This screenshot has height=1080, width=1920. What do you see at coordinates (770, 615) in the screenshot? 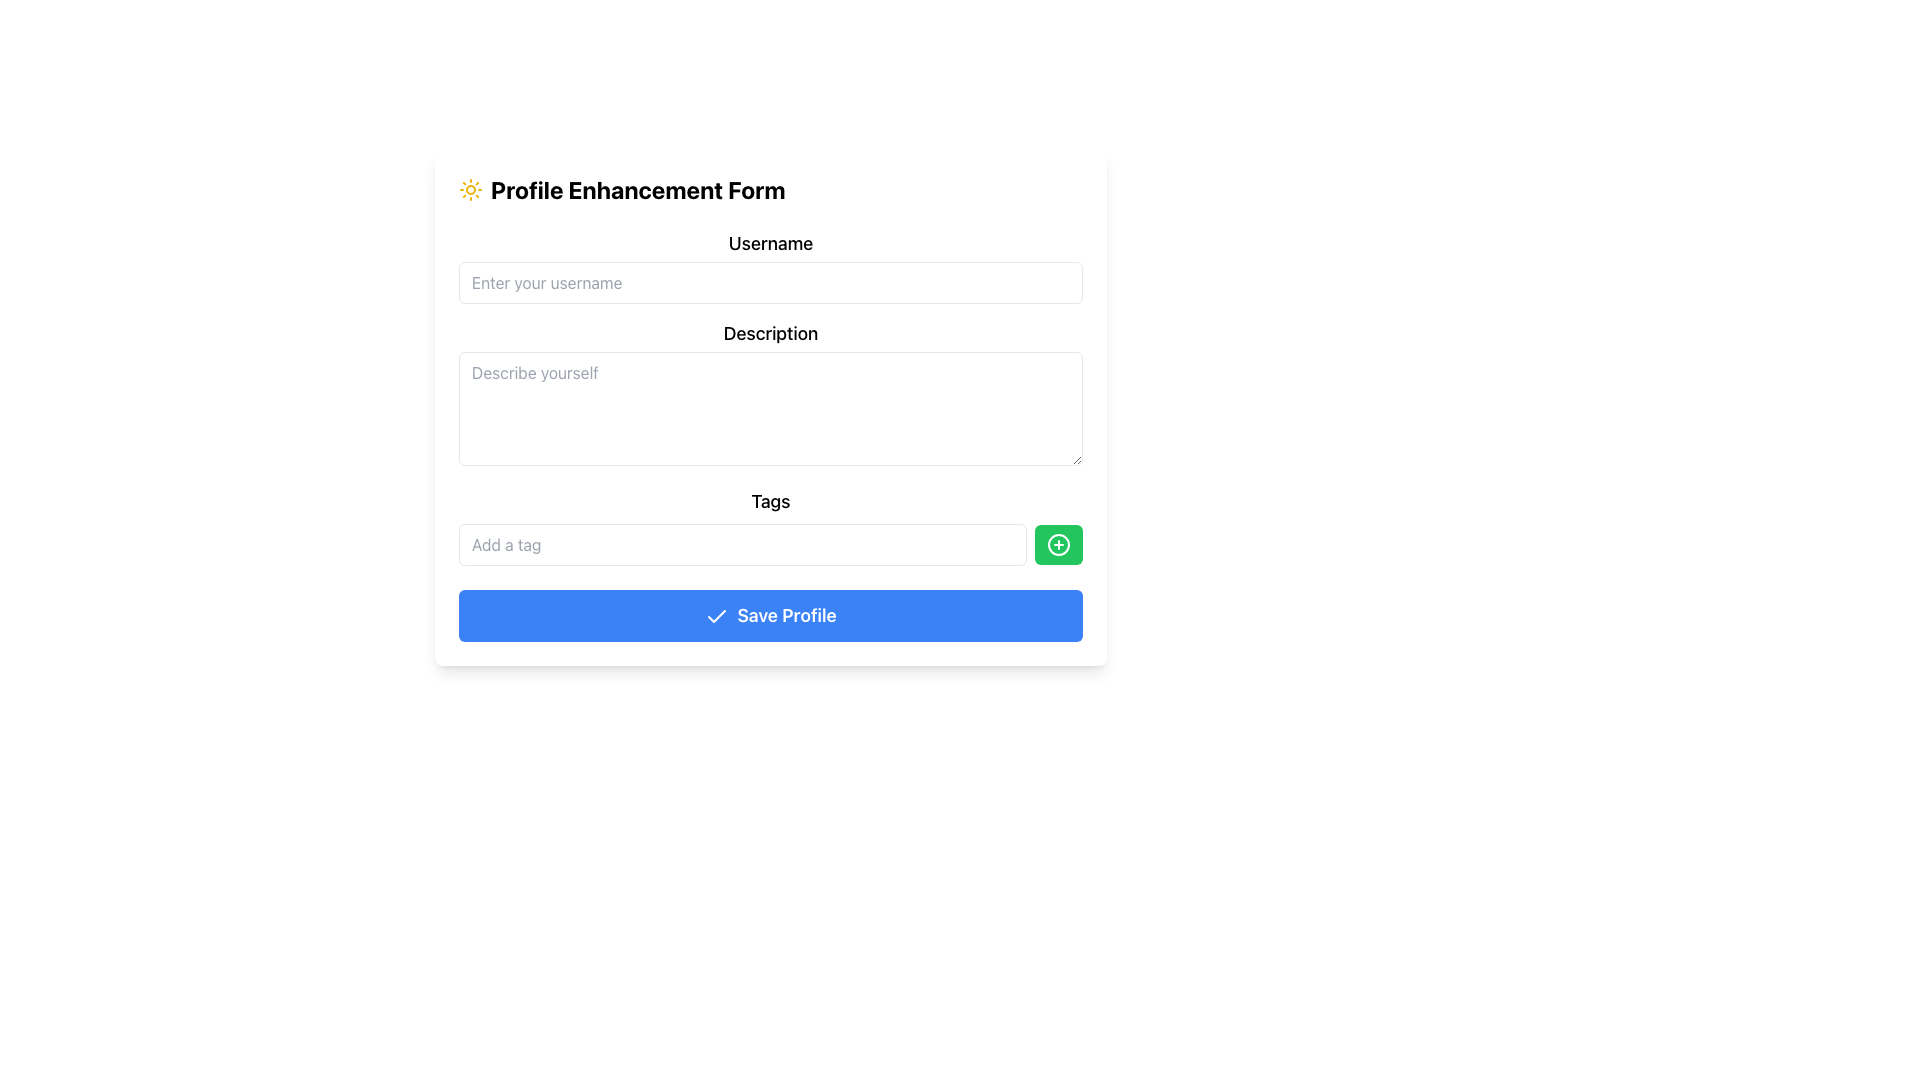
I see `the save button located at the bottom of the 'Profile Enhancement Form', which spans the full width and is directly below the Tags section, to change its background color` at bounding box center [770, 615].